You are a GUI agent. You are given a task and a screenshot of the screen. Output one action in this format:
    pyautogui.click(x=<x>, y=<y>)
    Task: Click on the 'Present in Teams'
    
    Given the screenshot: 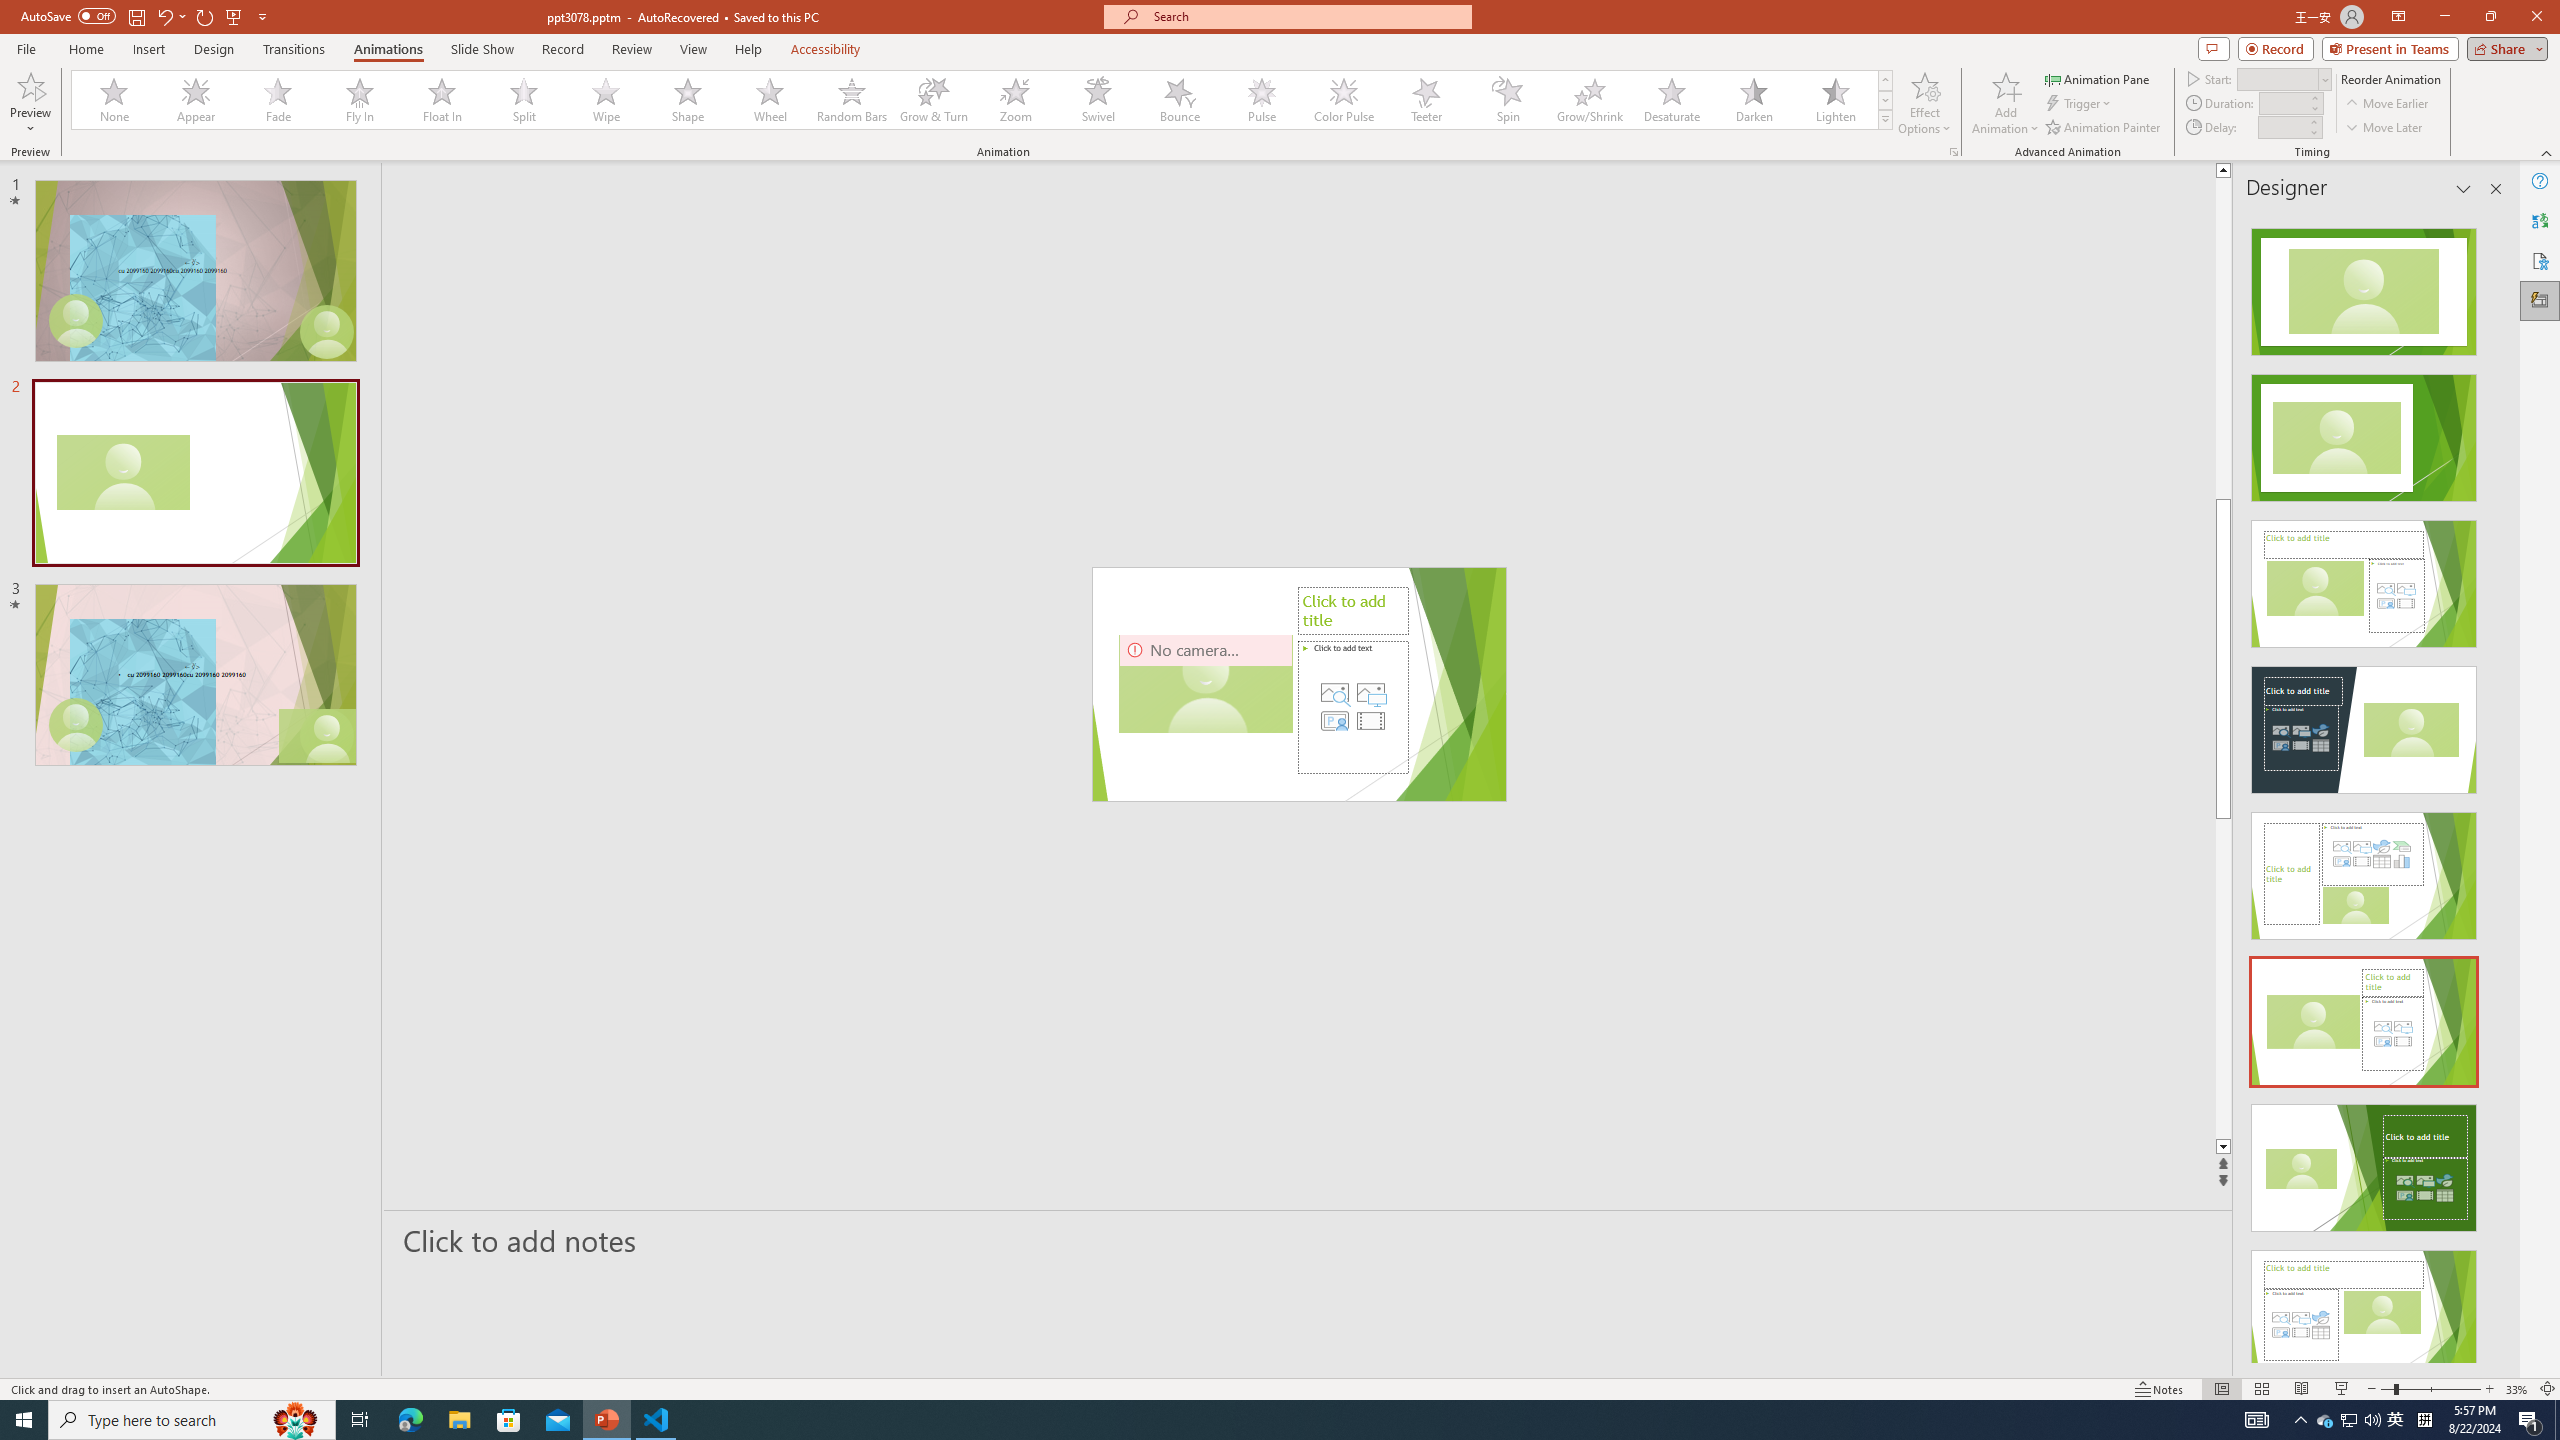 What is the action you would take?
    pyautogui.click(x=2390, y=47)
    